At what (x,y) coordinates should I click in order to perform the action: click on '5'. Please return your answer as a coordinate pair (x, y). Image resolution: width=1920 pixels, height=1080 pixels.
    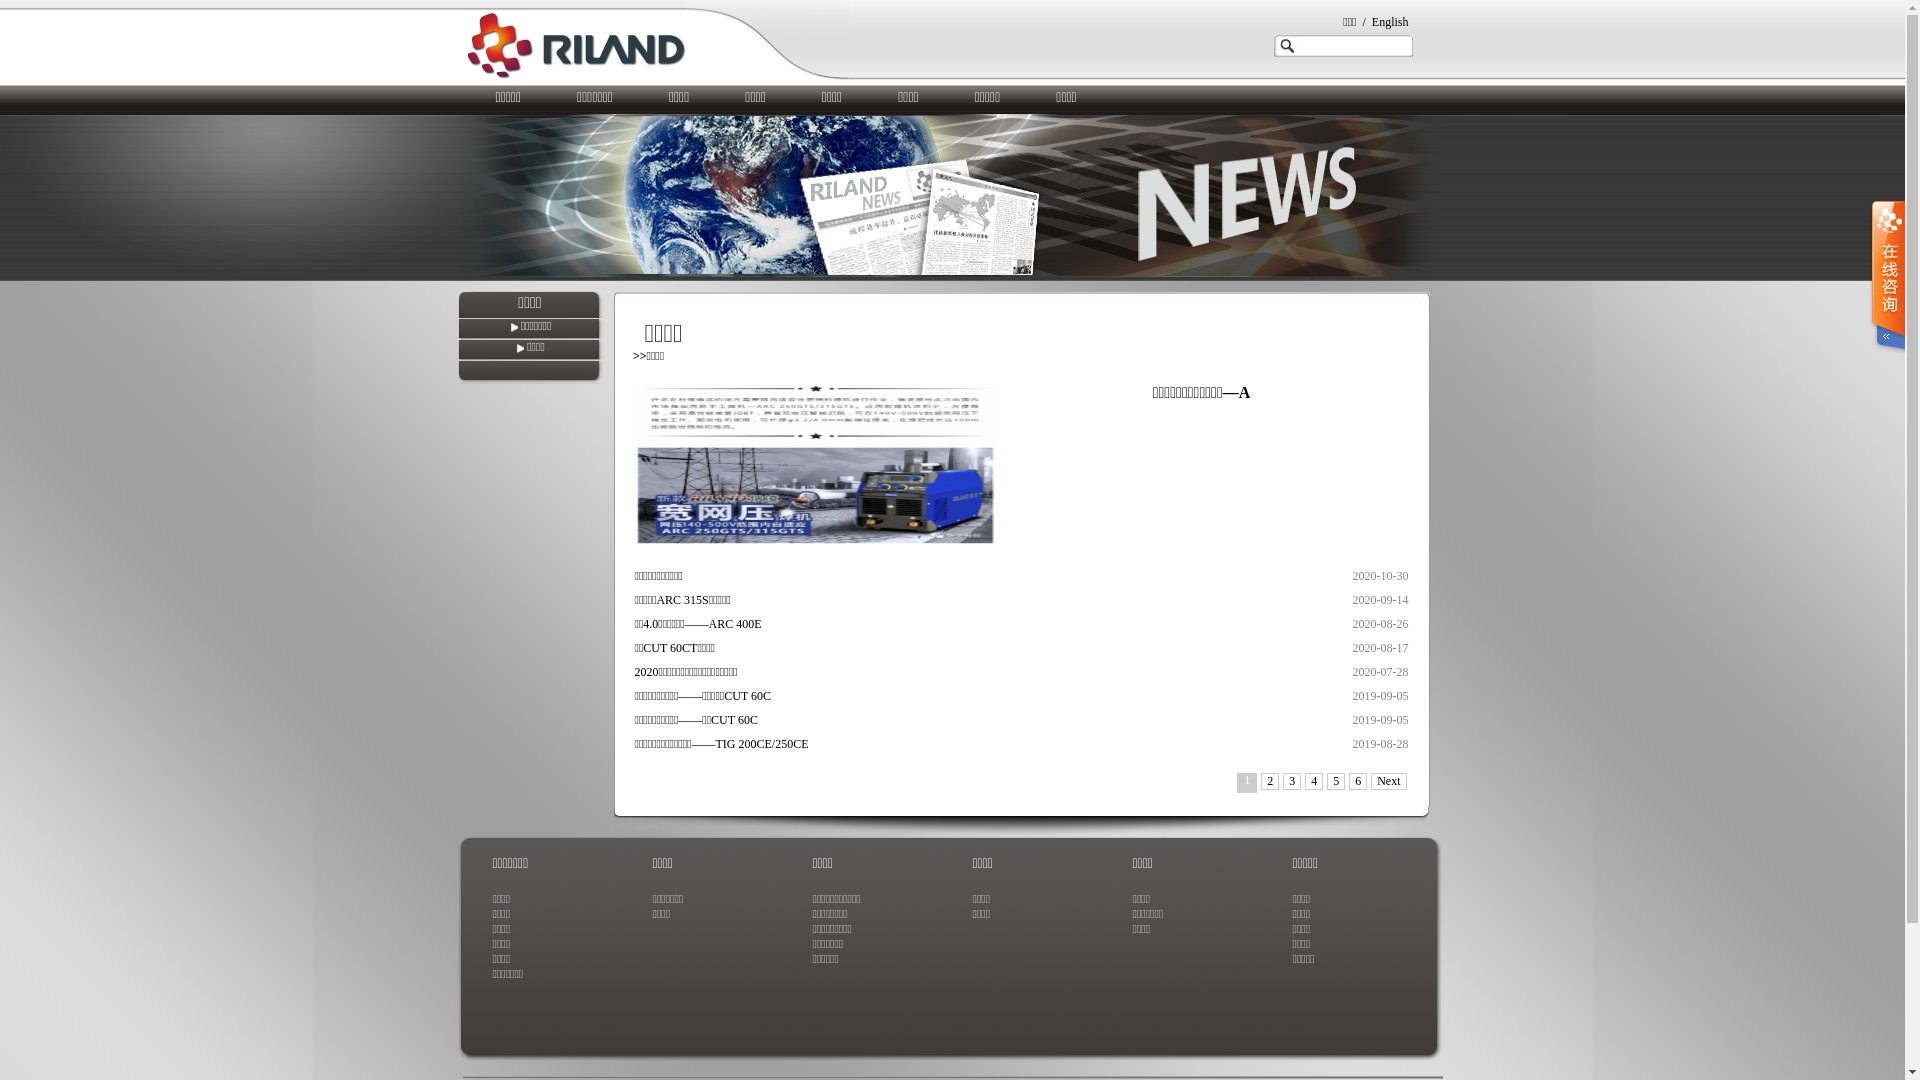
    Looking at the image, I should click on (1335, 780).